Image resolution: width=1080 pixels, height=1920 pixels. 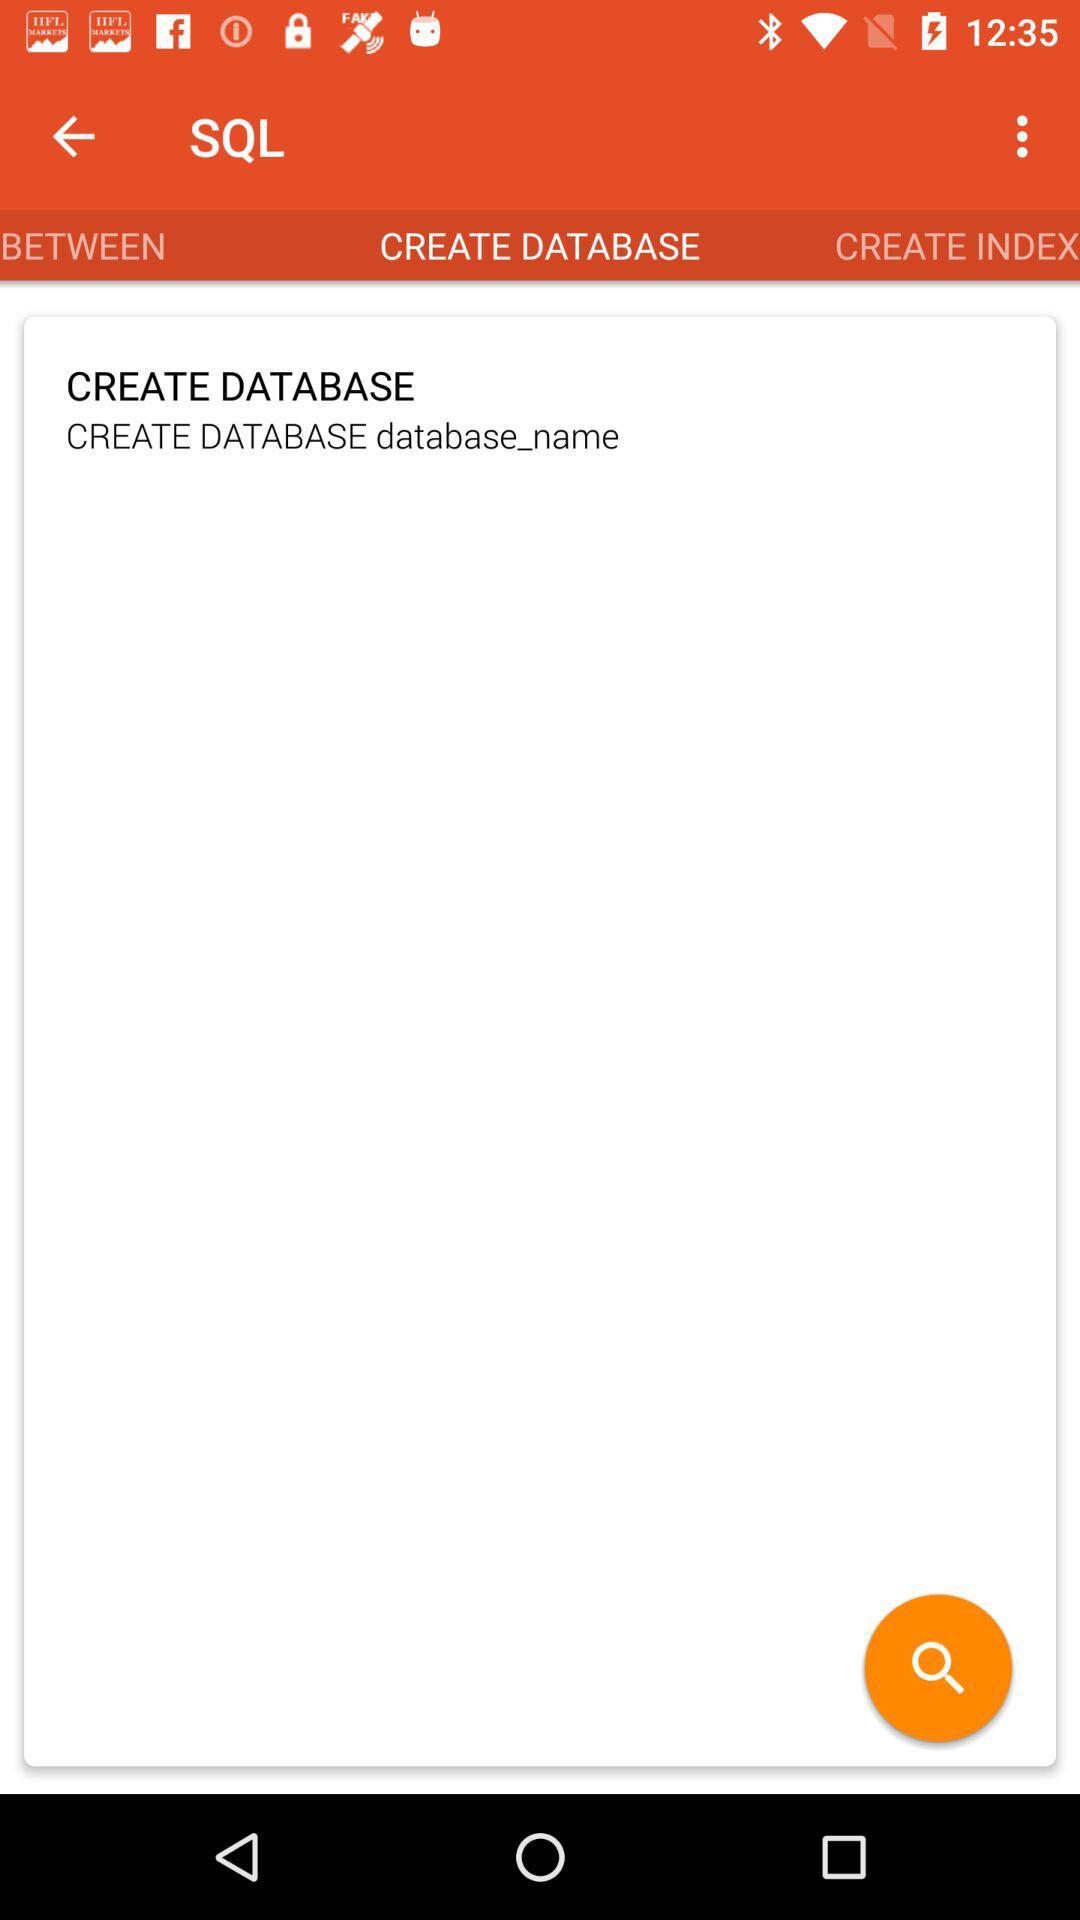 I want to click on app next to sql, so click(x=1027, y=135).